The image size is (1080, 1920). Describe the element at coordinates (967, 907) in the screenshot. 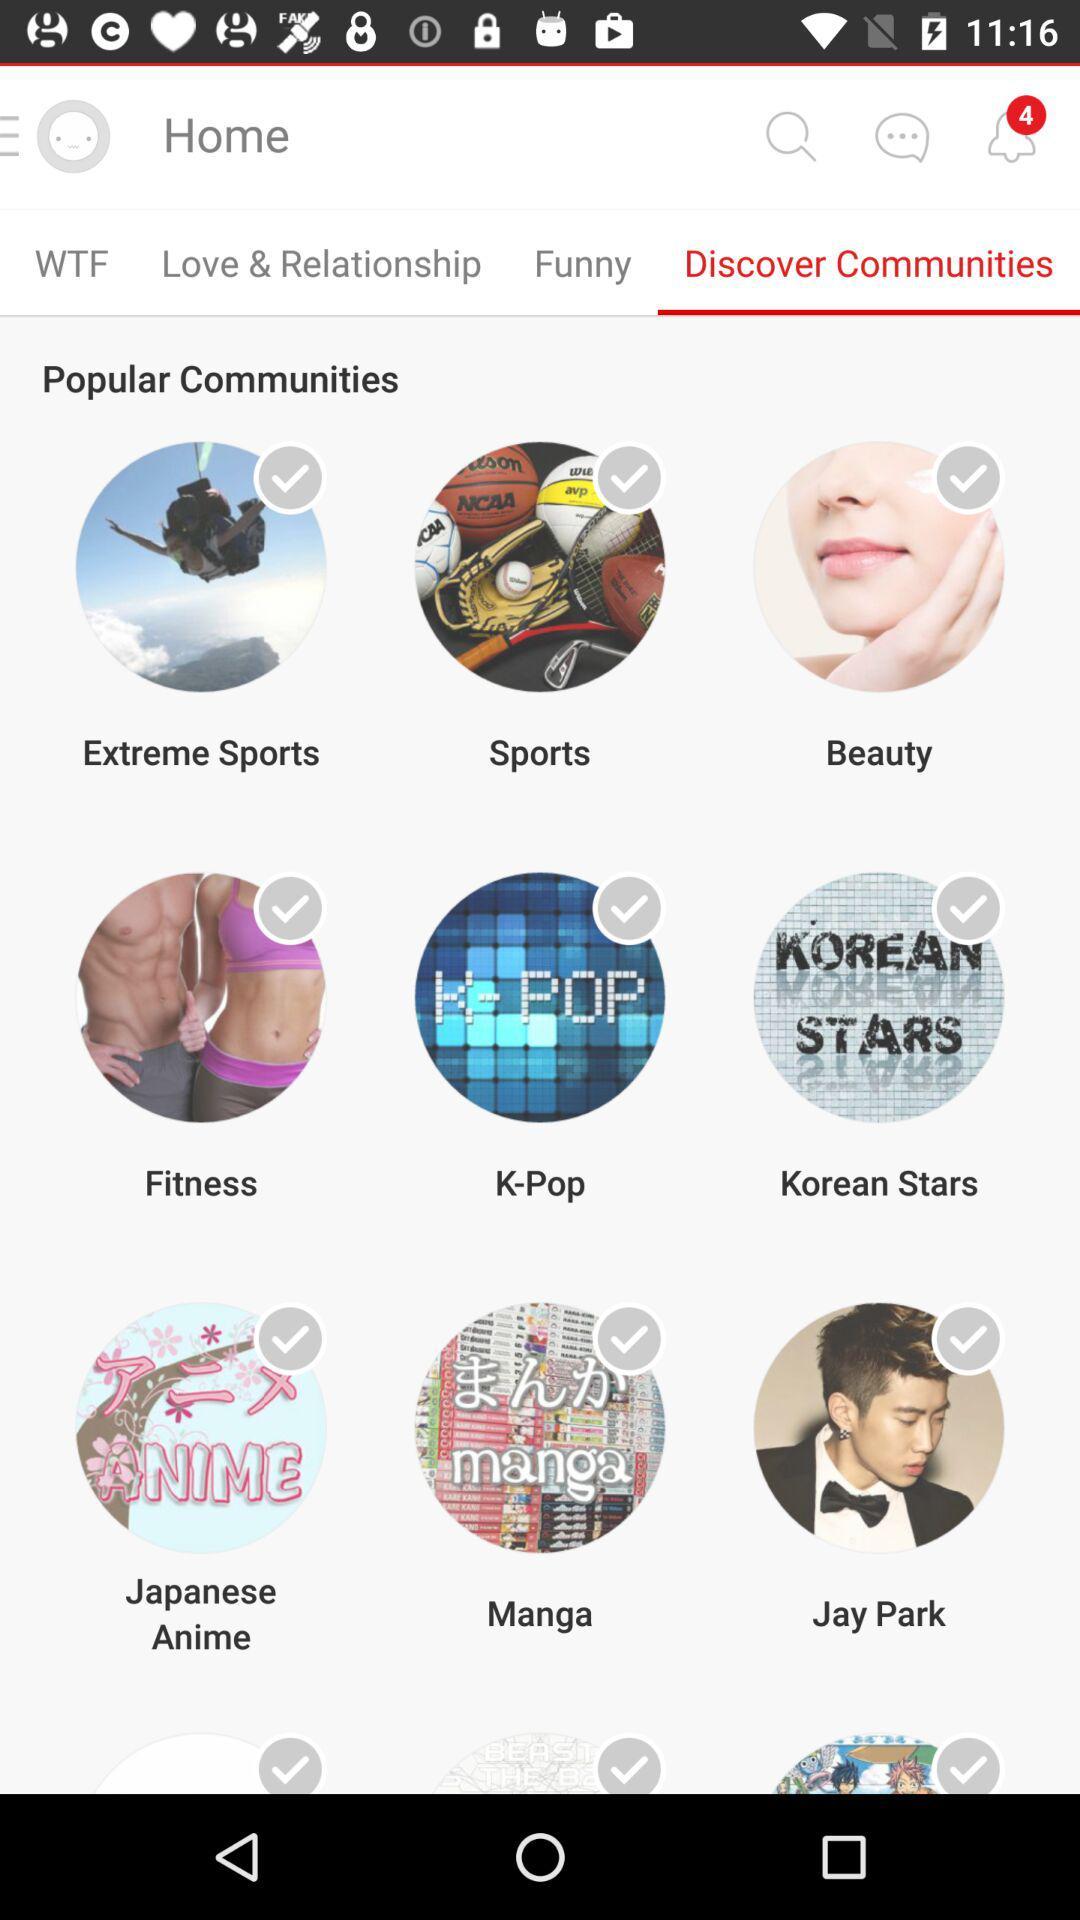

I see `this selection` at that location.